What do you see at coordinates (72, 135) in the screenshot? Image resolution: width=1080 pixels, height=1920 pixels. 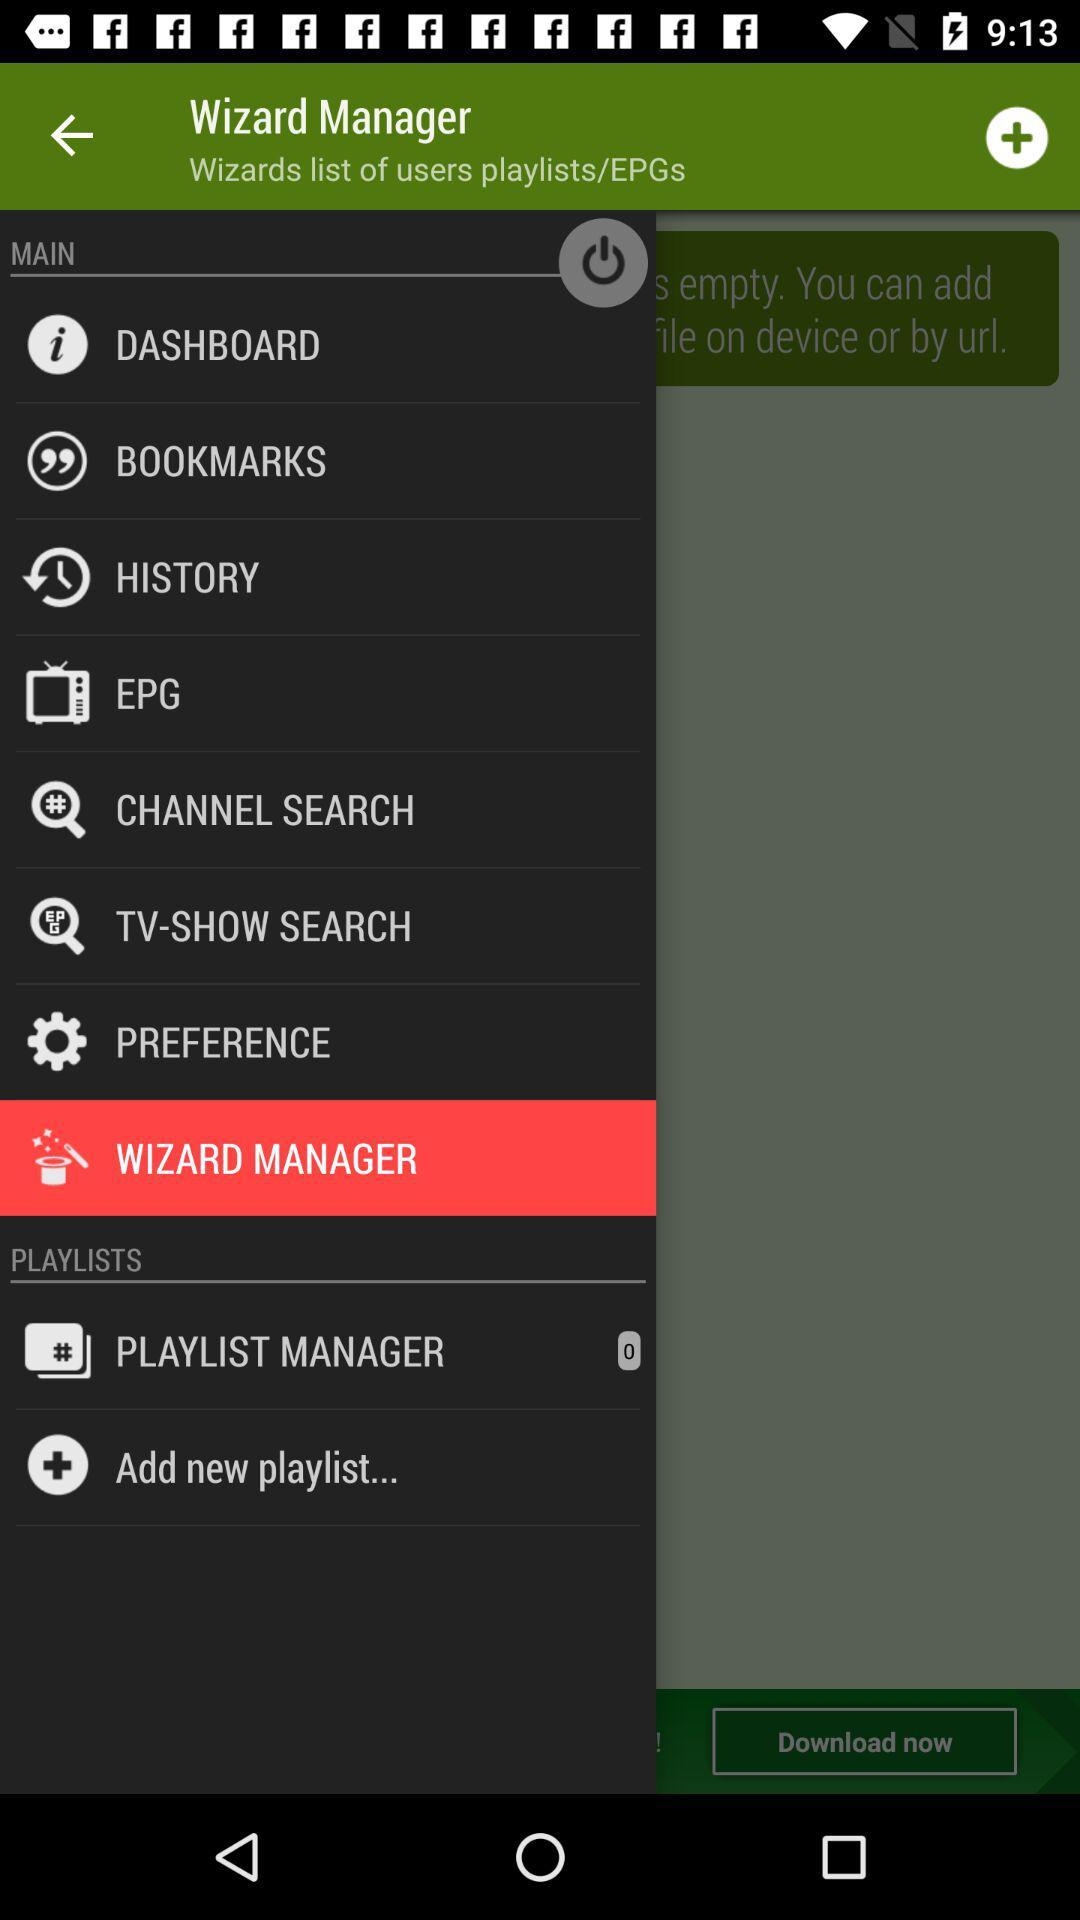 I see `item to the left of the wizard manager icon` at bounding box center [72, 135].